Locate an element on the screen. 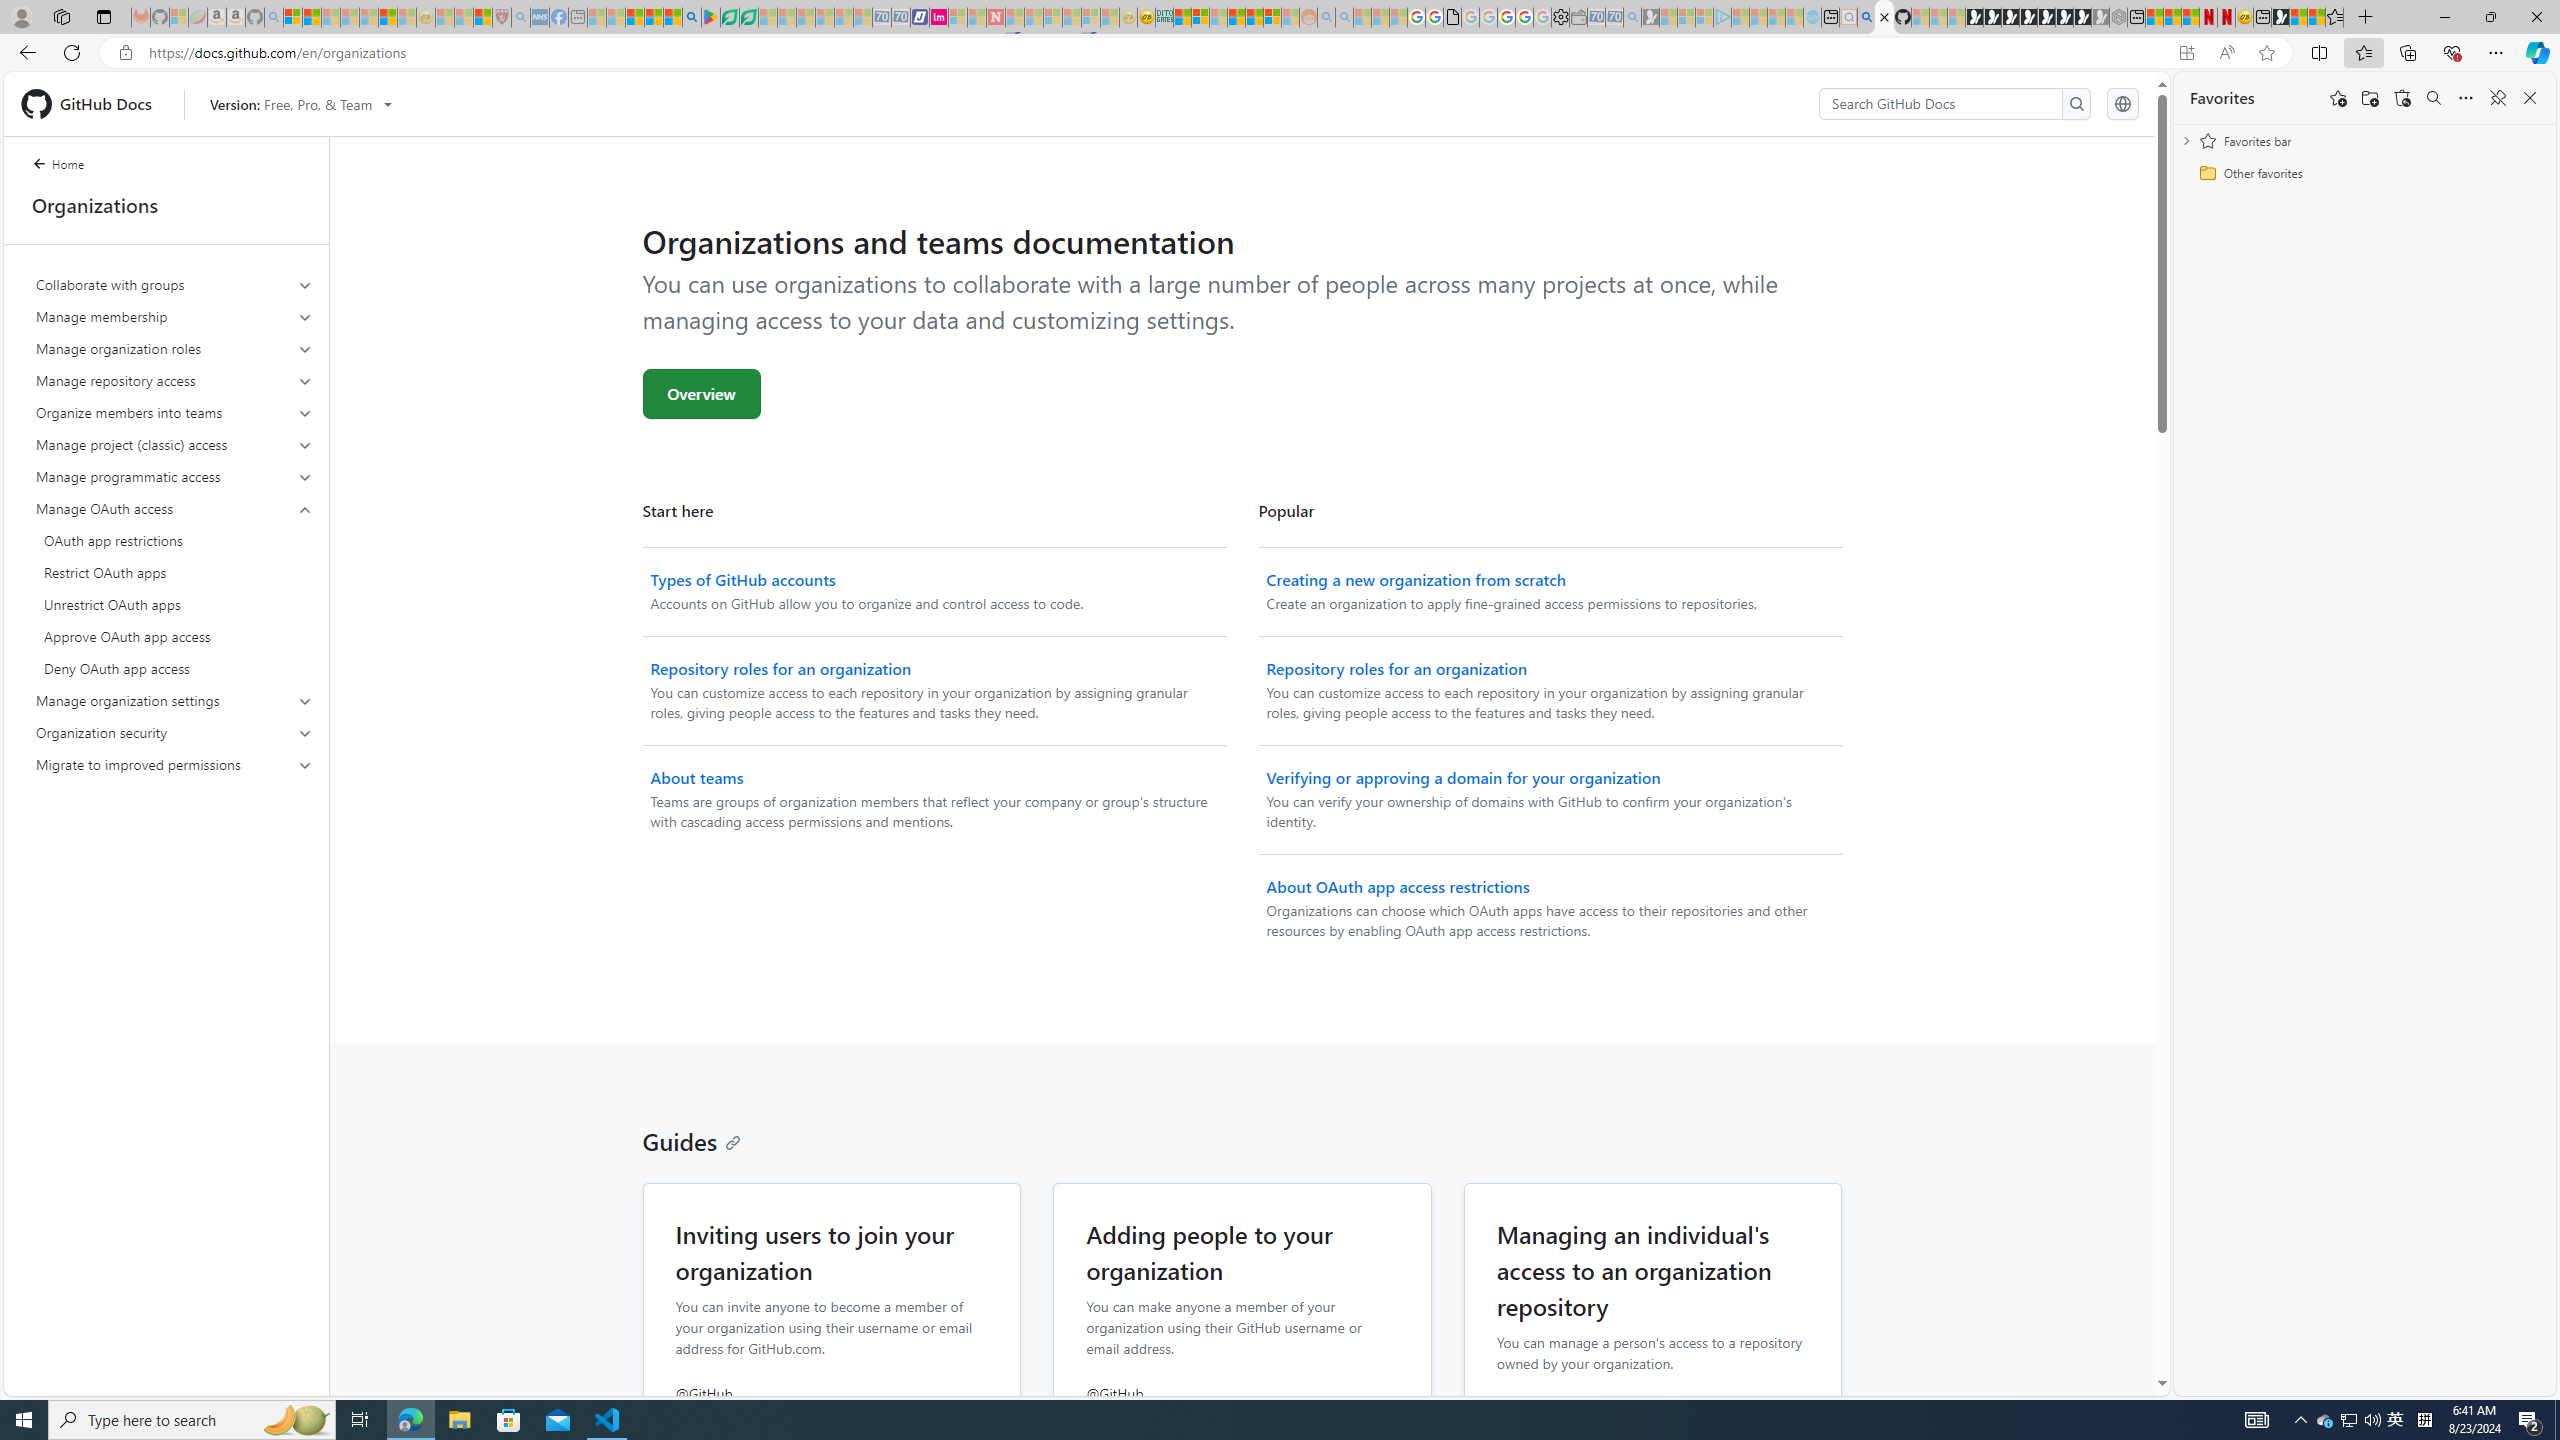 The image size is (2560, 1440). 'Organizations' is located at coordinates (166, 204).